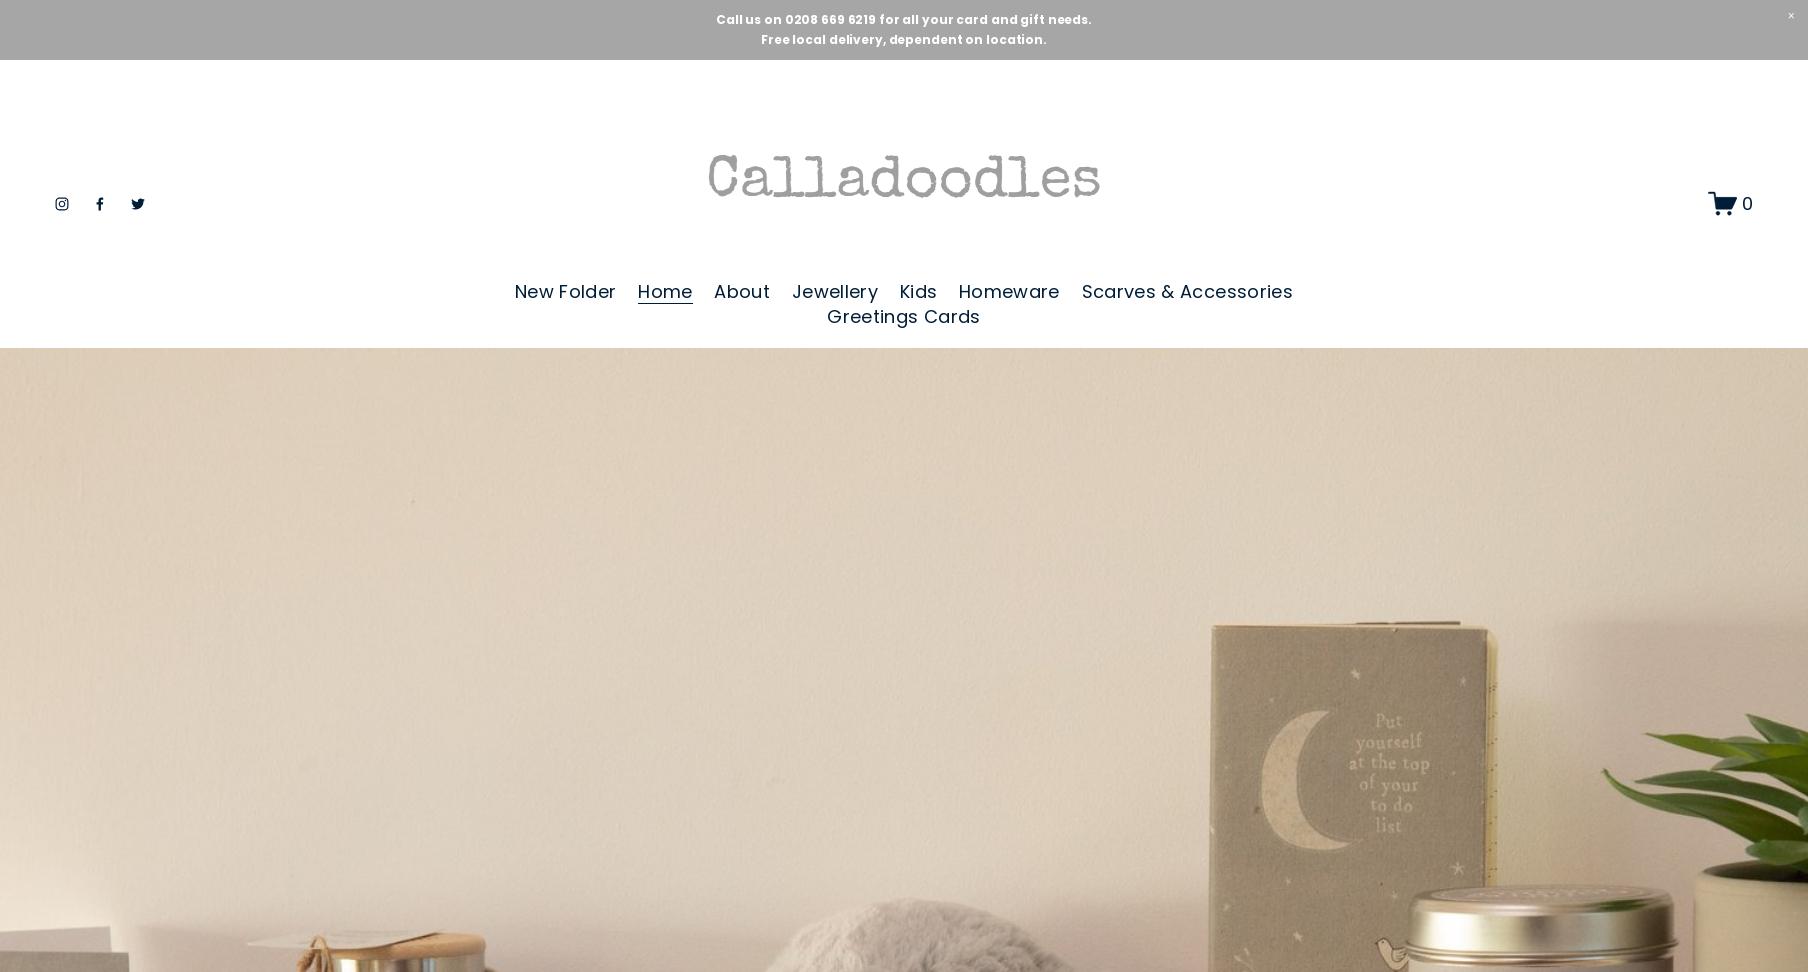 The height and width of the screenshot is (972, 1808). I want to click on 'Scarves & Accessories', so click(1185, 291).